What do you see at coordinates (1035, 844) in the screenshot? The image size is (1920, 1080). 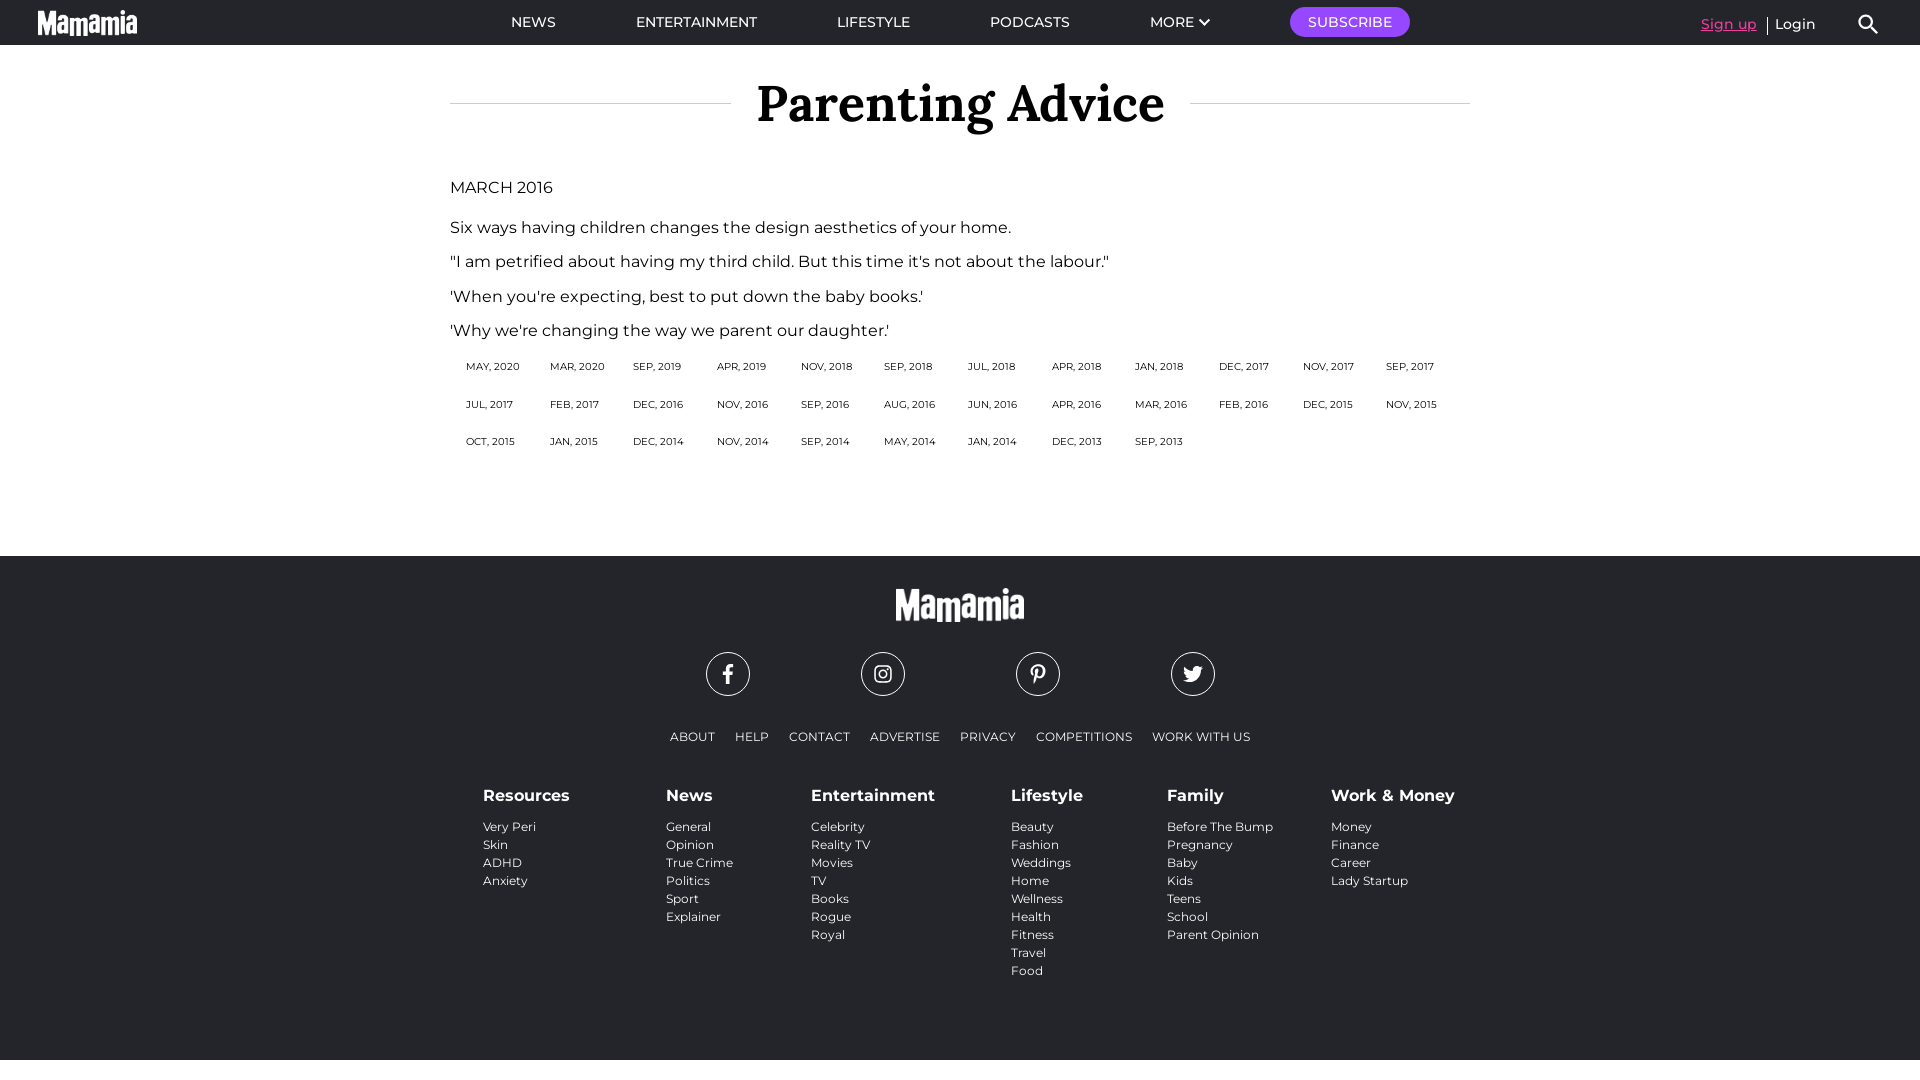 I see `'Fashion'` at bounding box center [1035, 844].